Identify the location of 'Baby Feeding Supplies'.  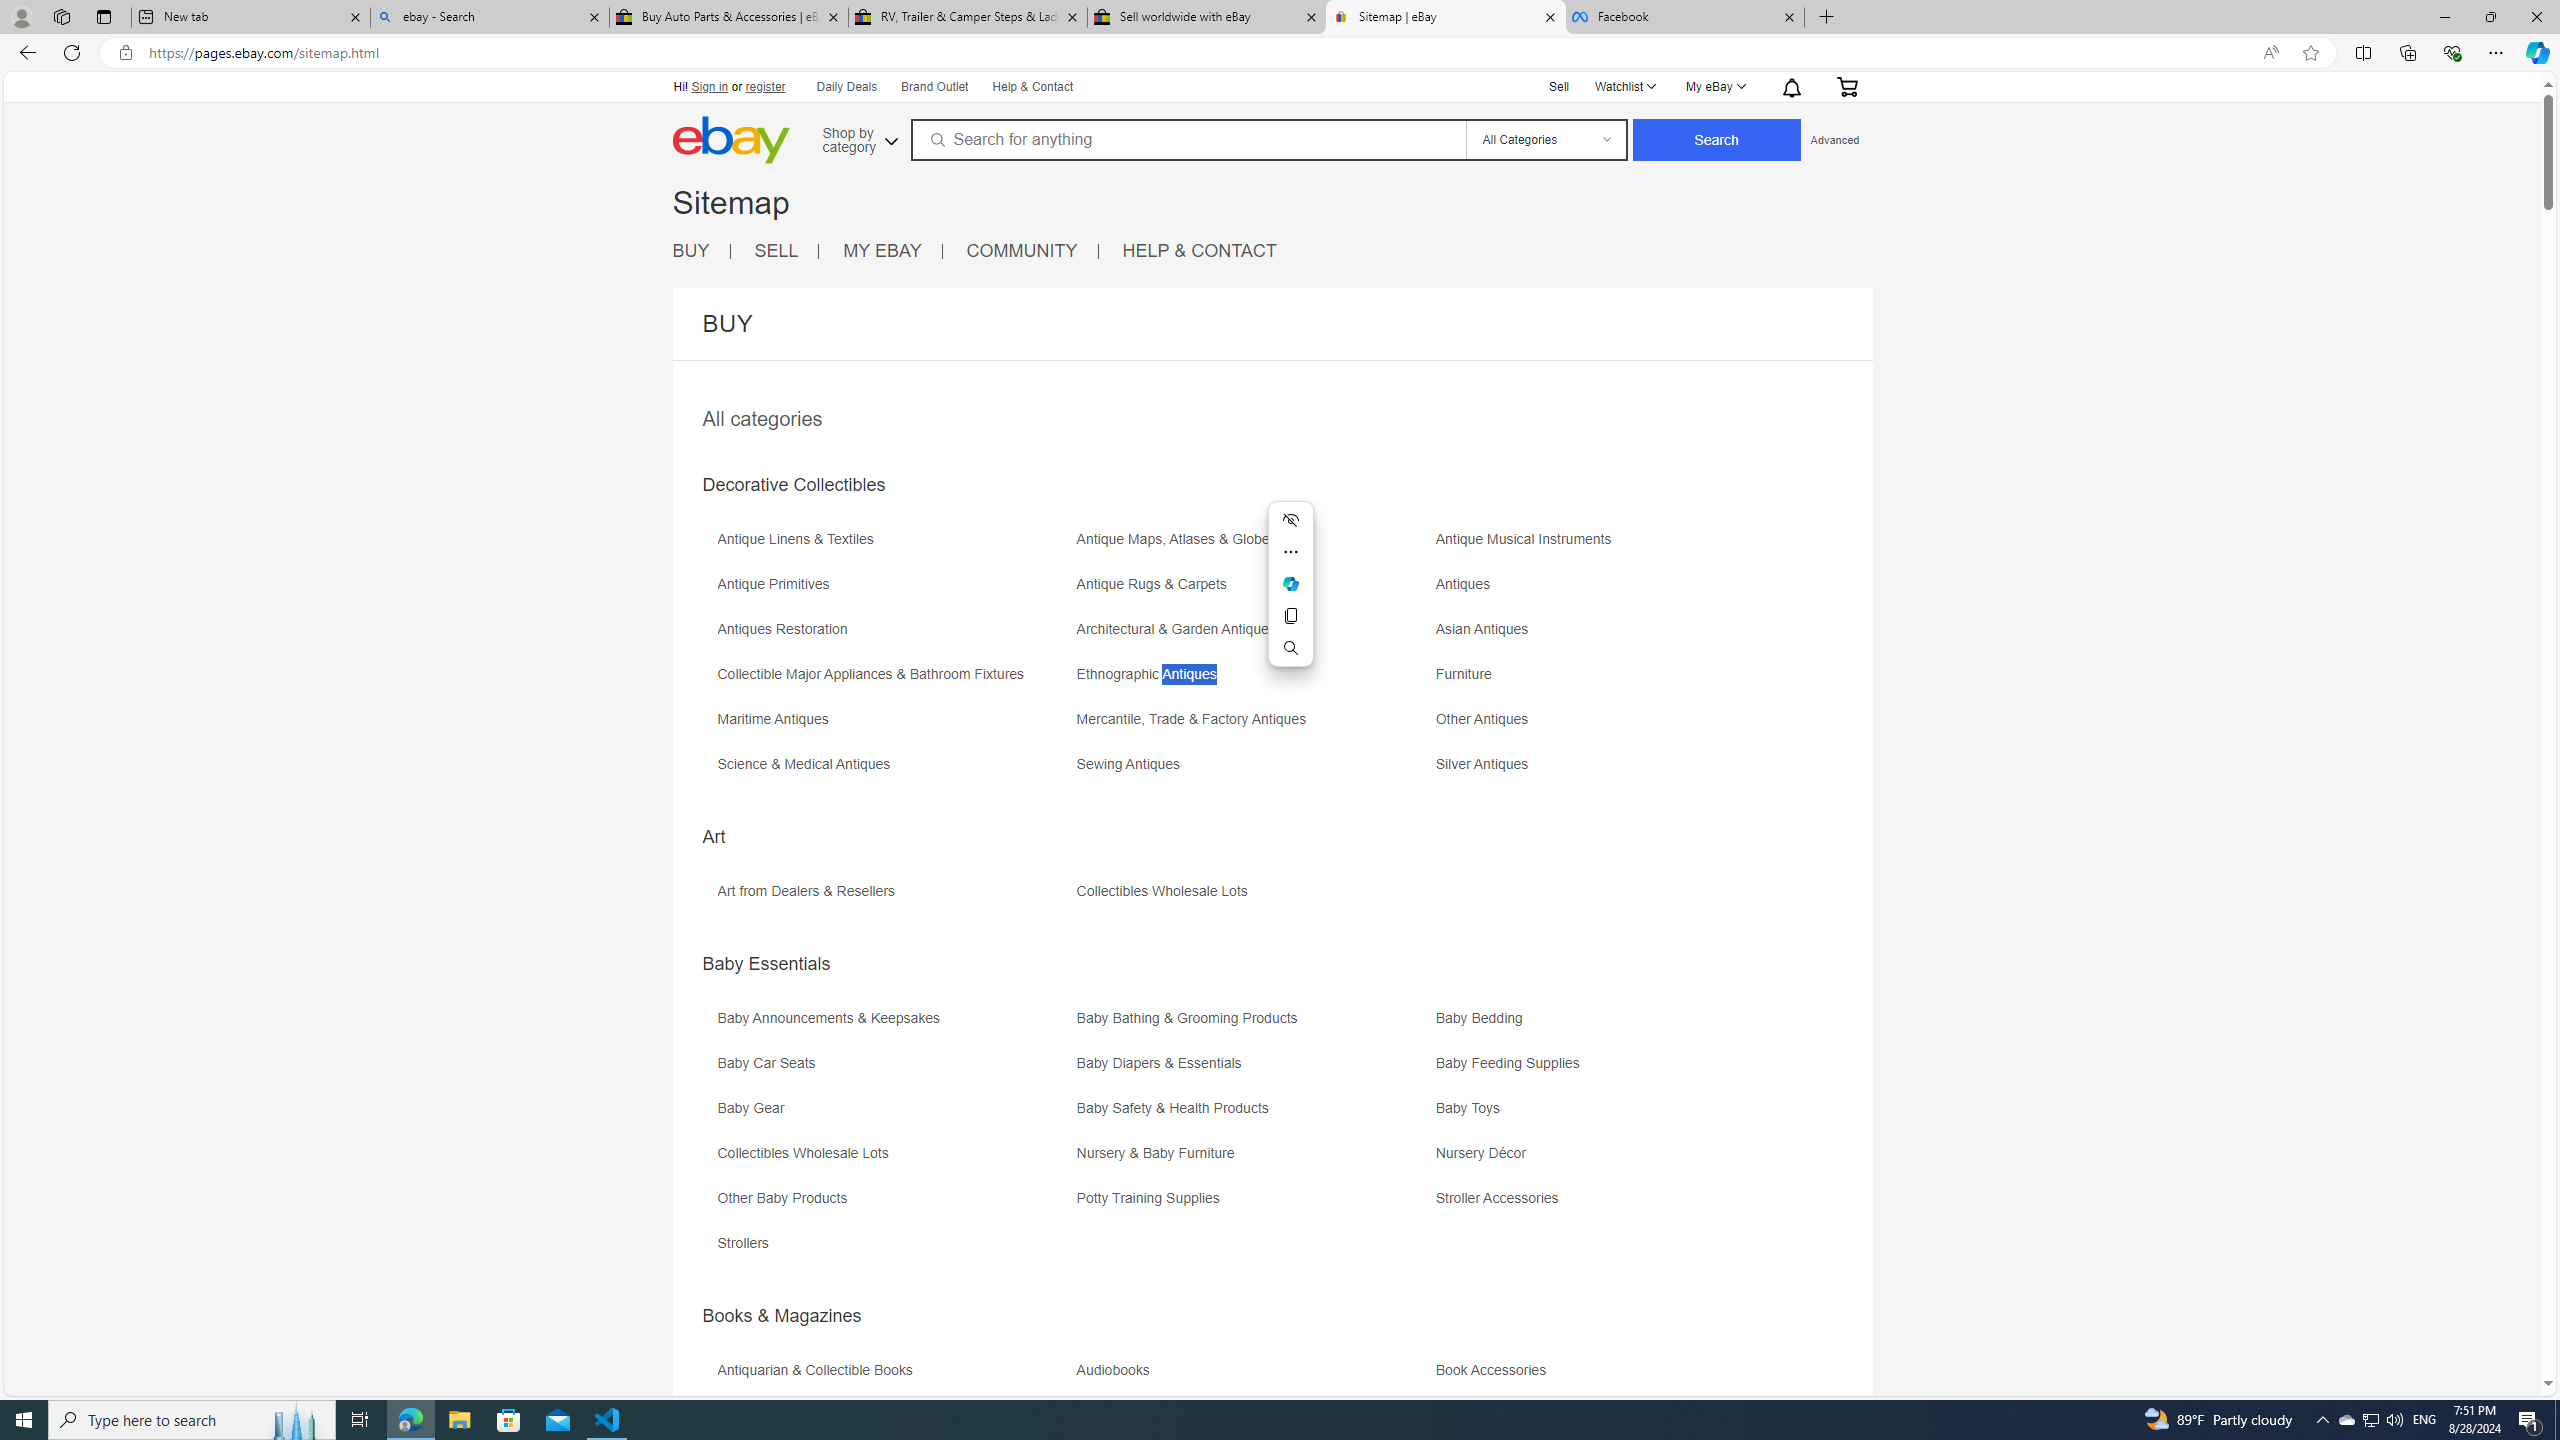
(1512, 1062).